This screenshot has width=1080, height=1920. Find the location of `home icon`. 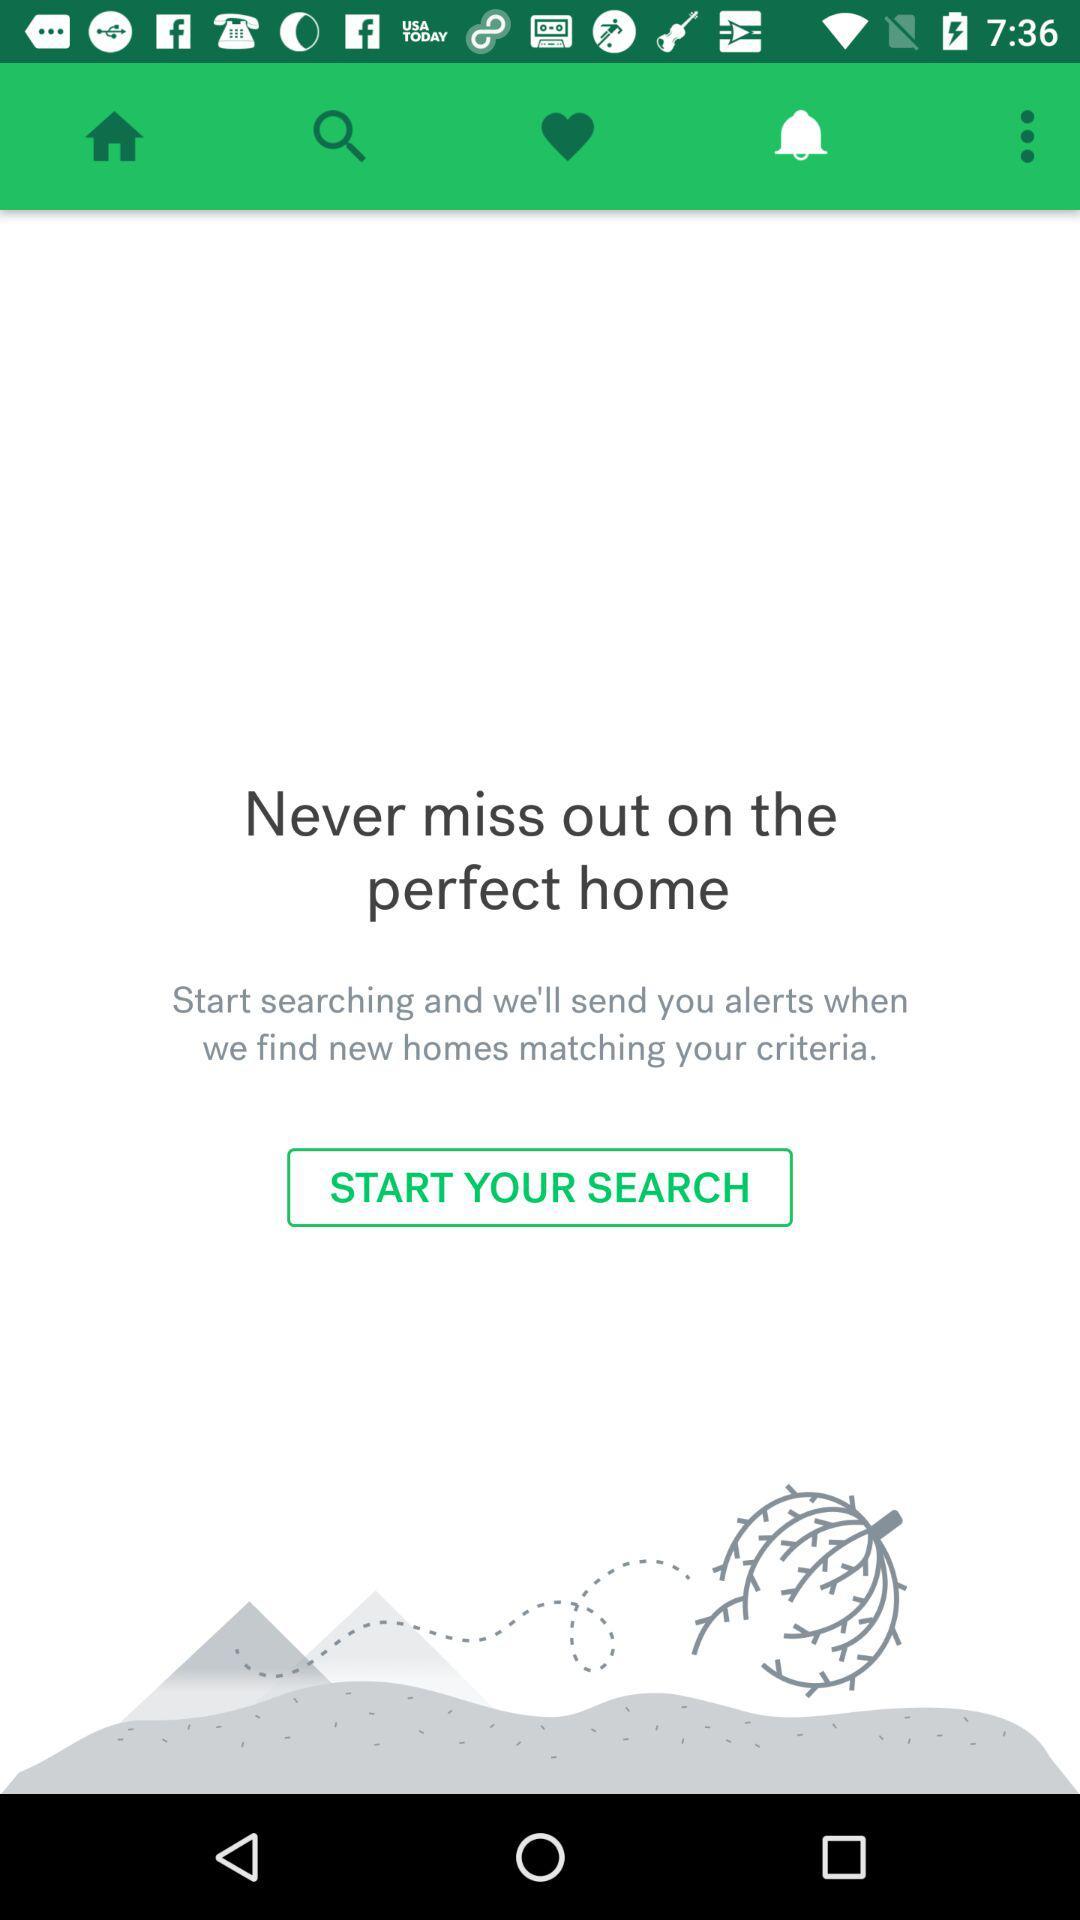

home icon is located at coordinates (114, 135).